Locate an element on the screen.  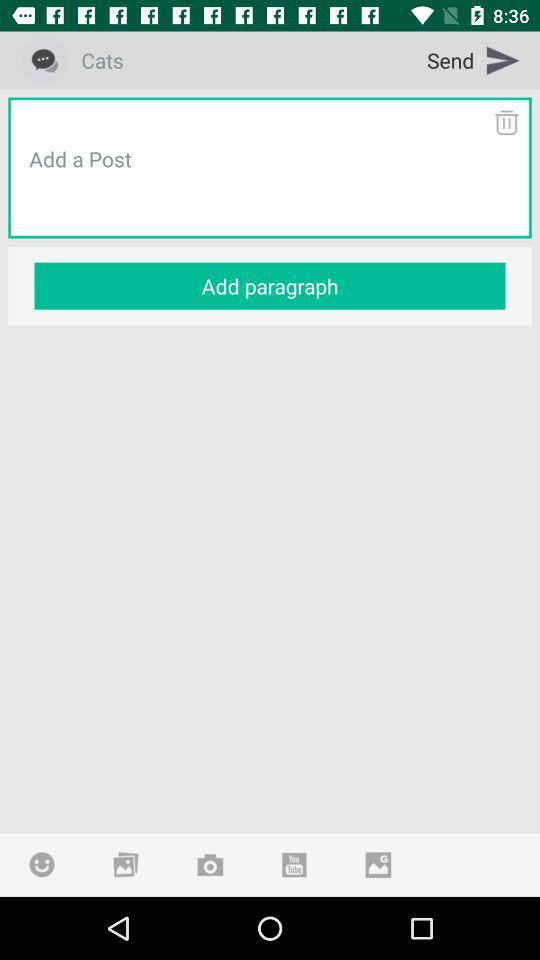
the delete icon is located at coordinates (505, 121).